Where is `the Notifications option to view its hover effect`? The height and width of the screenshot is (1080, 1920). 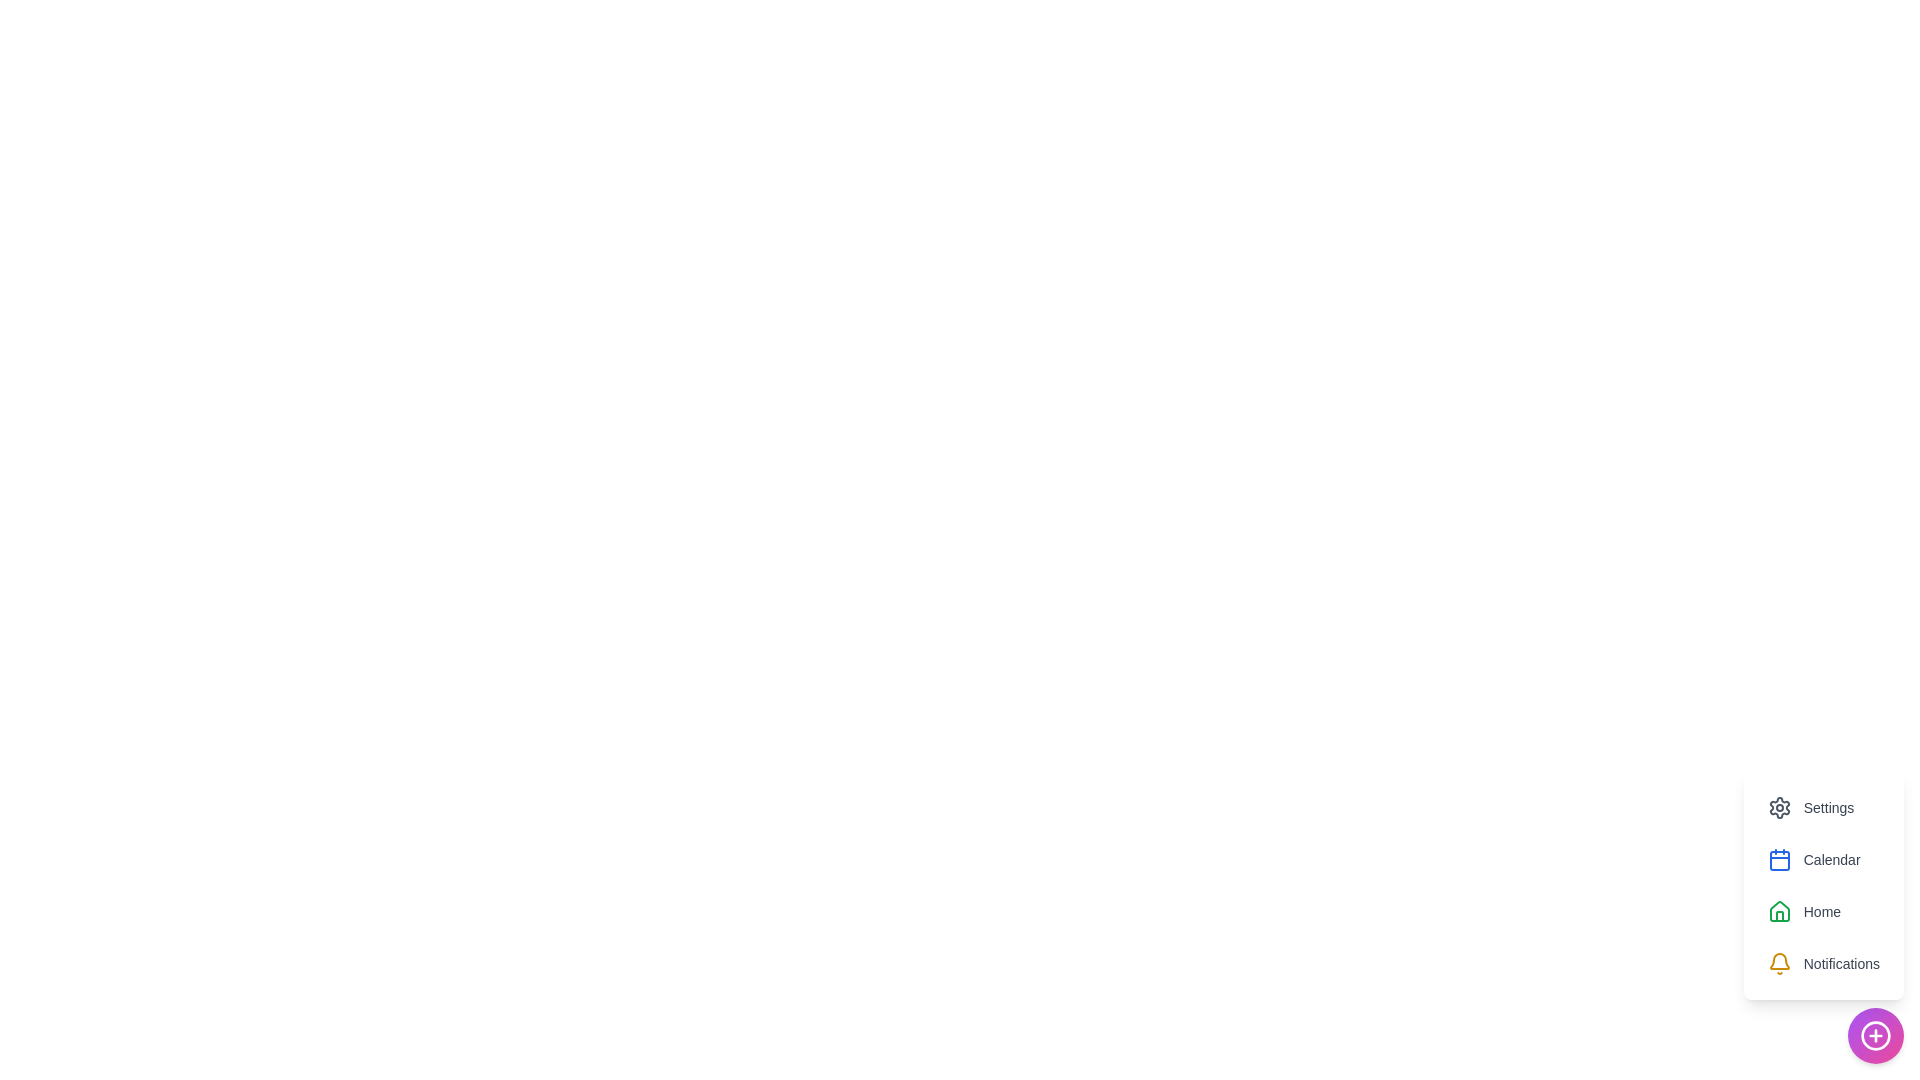 the Notifications option to view its hover effect is located at coordinates (1824, 963).